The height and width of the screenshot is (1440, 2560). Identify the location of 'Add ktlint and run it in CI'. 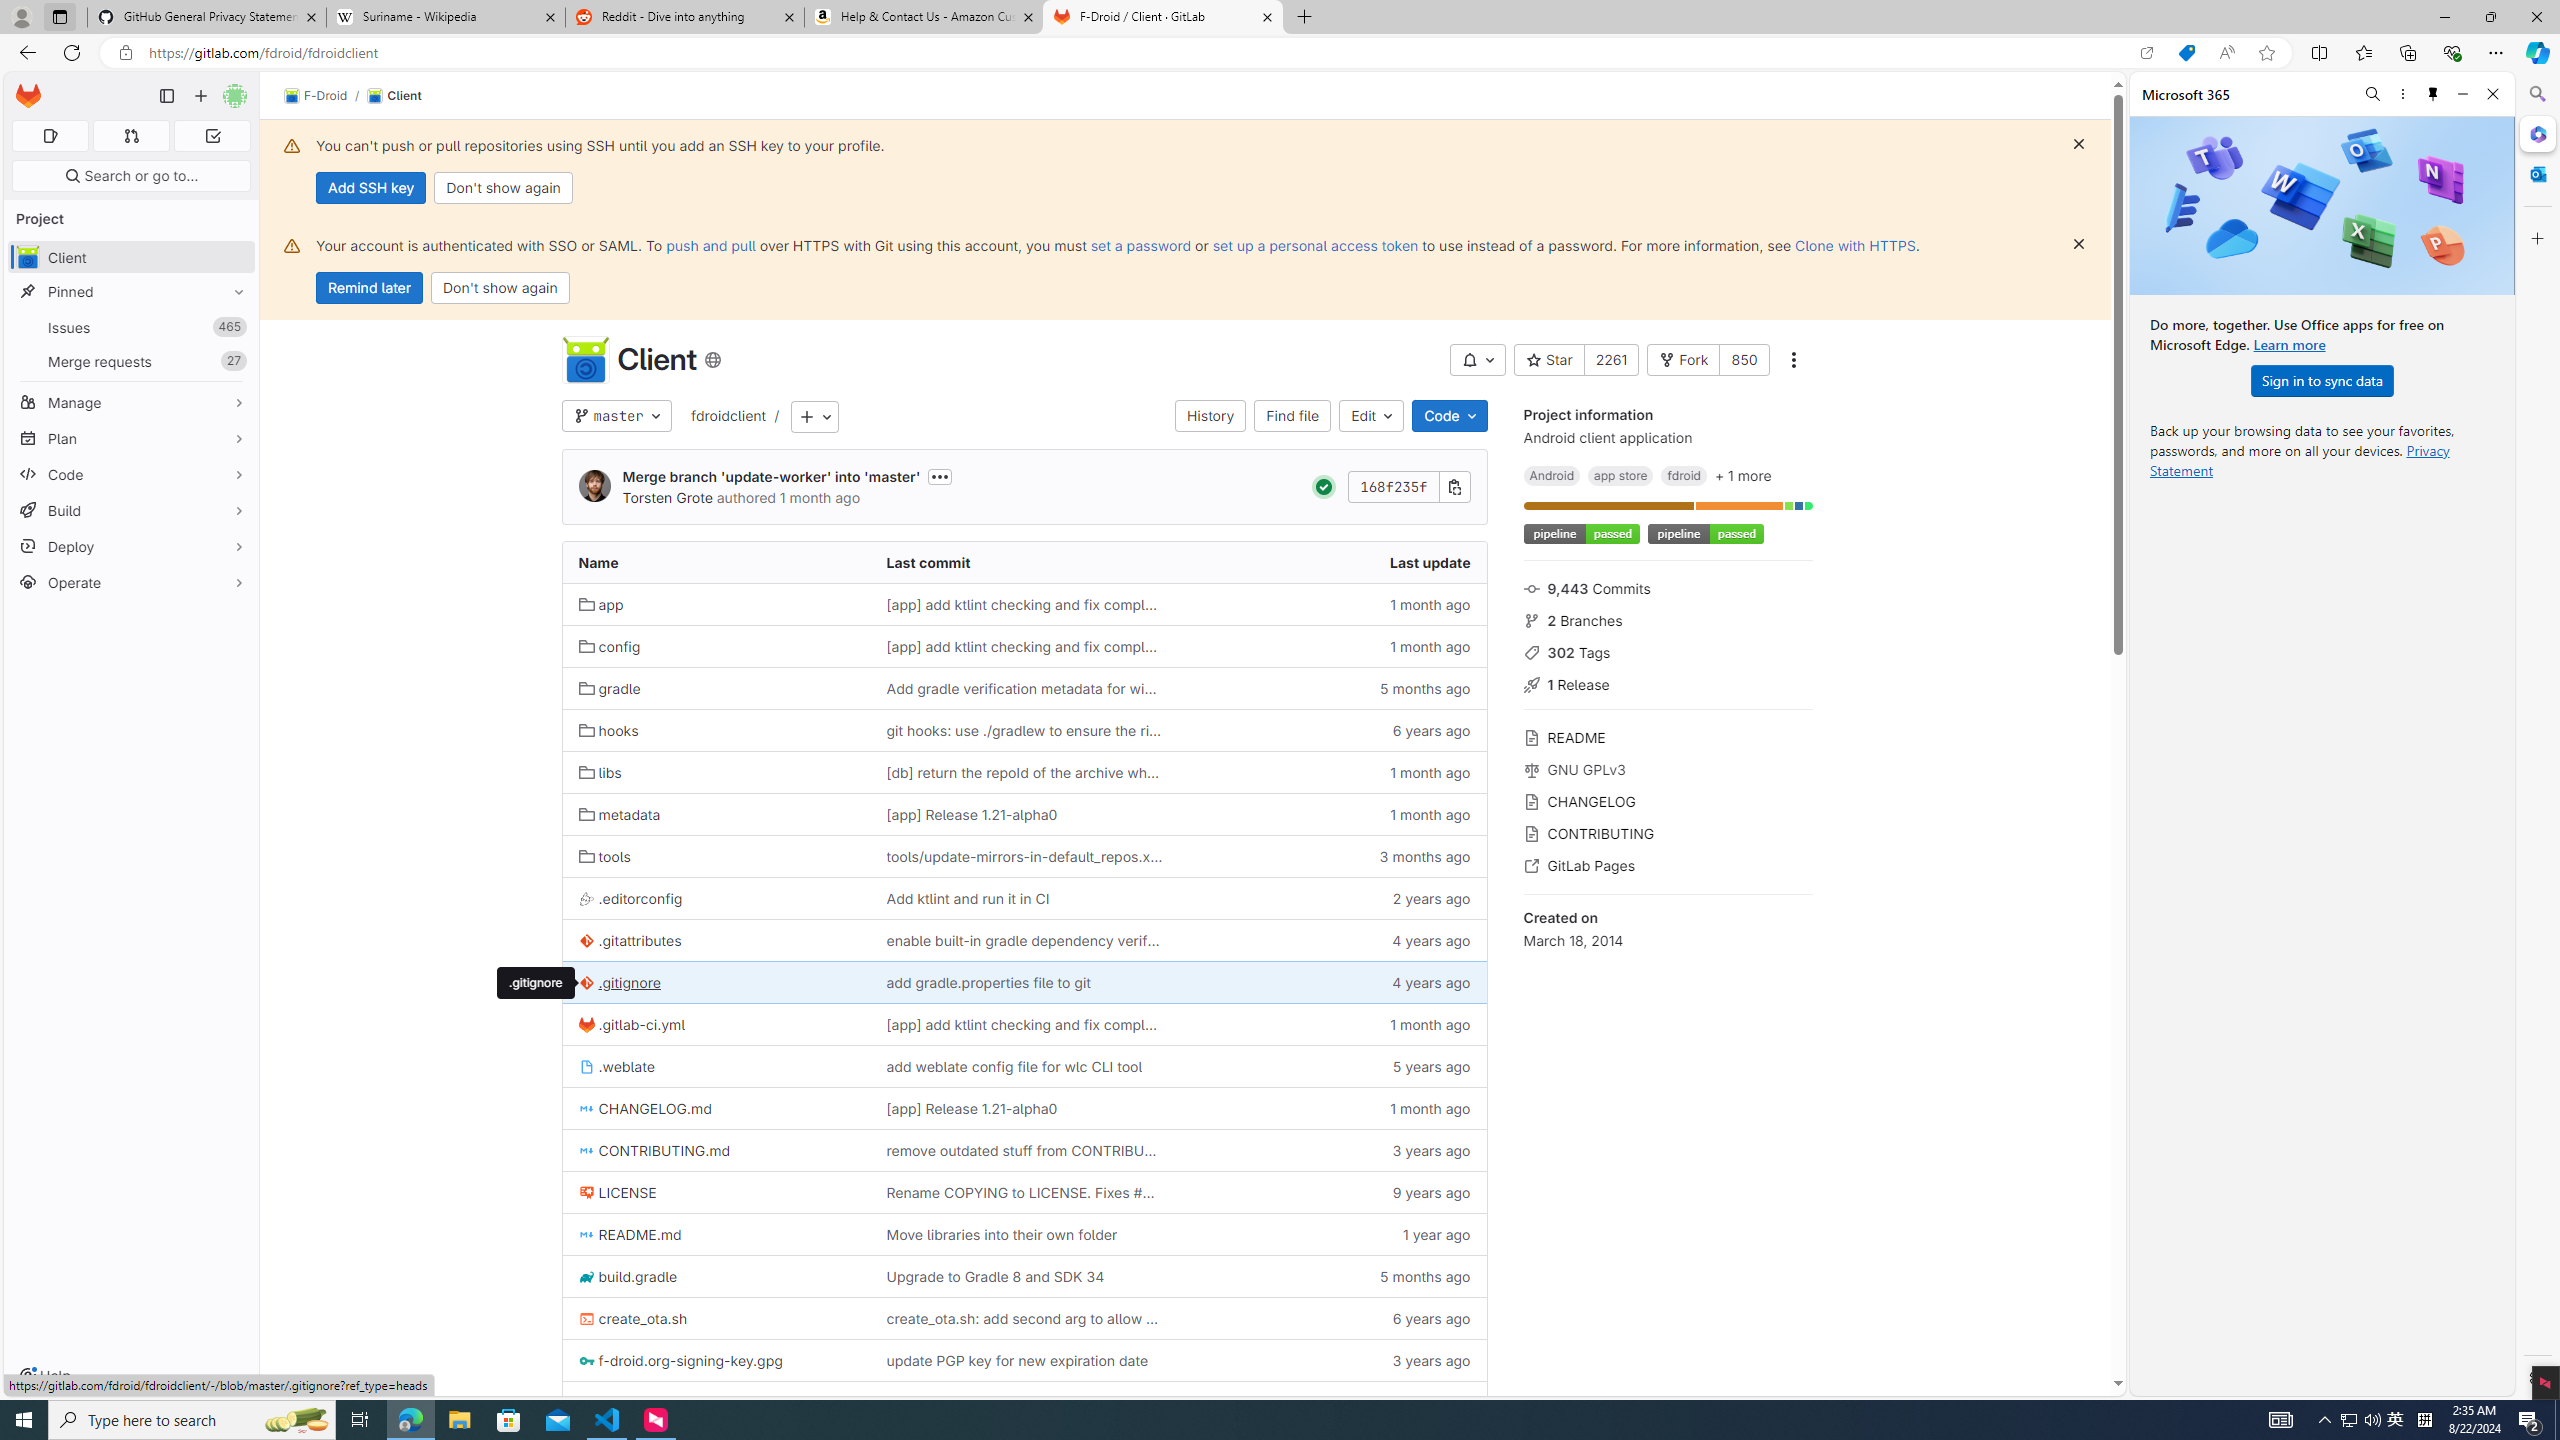
(1024, 897).